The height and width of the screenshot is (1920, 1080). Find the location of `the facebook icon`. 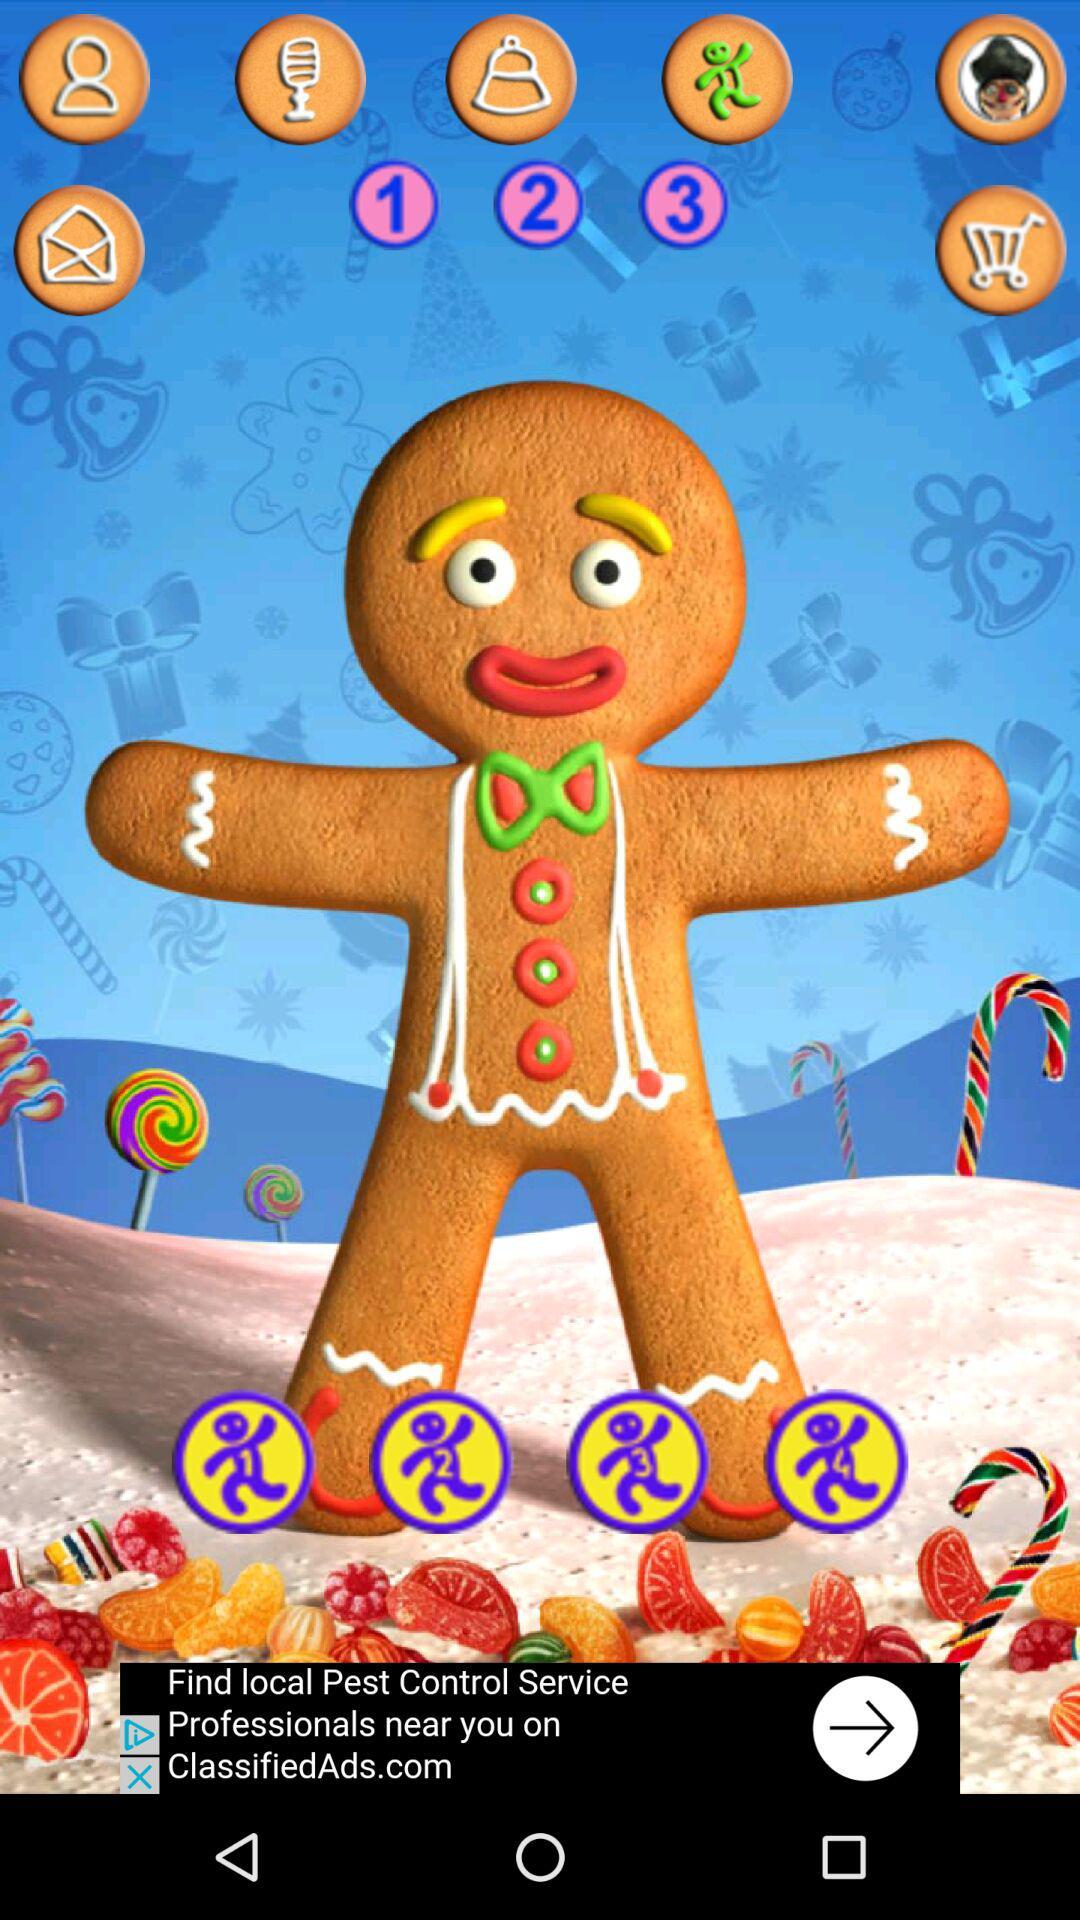

the facebook icon is located at coordinates (394, 217).